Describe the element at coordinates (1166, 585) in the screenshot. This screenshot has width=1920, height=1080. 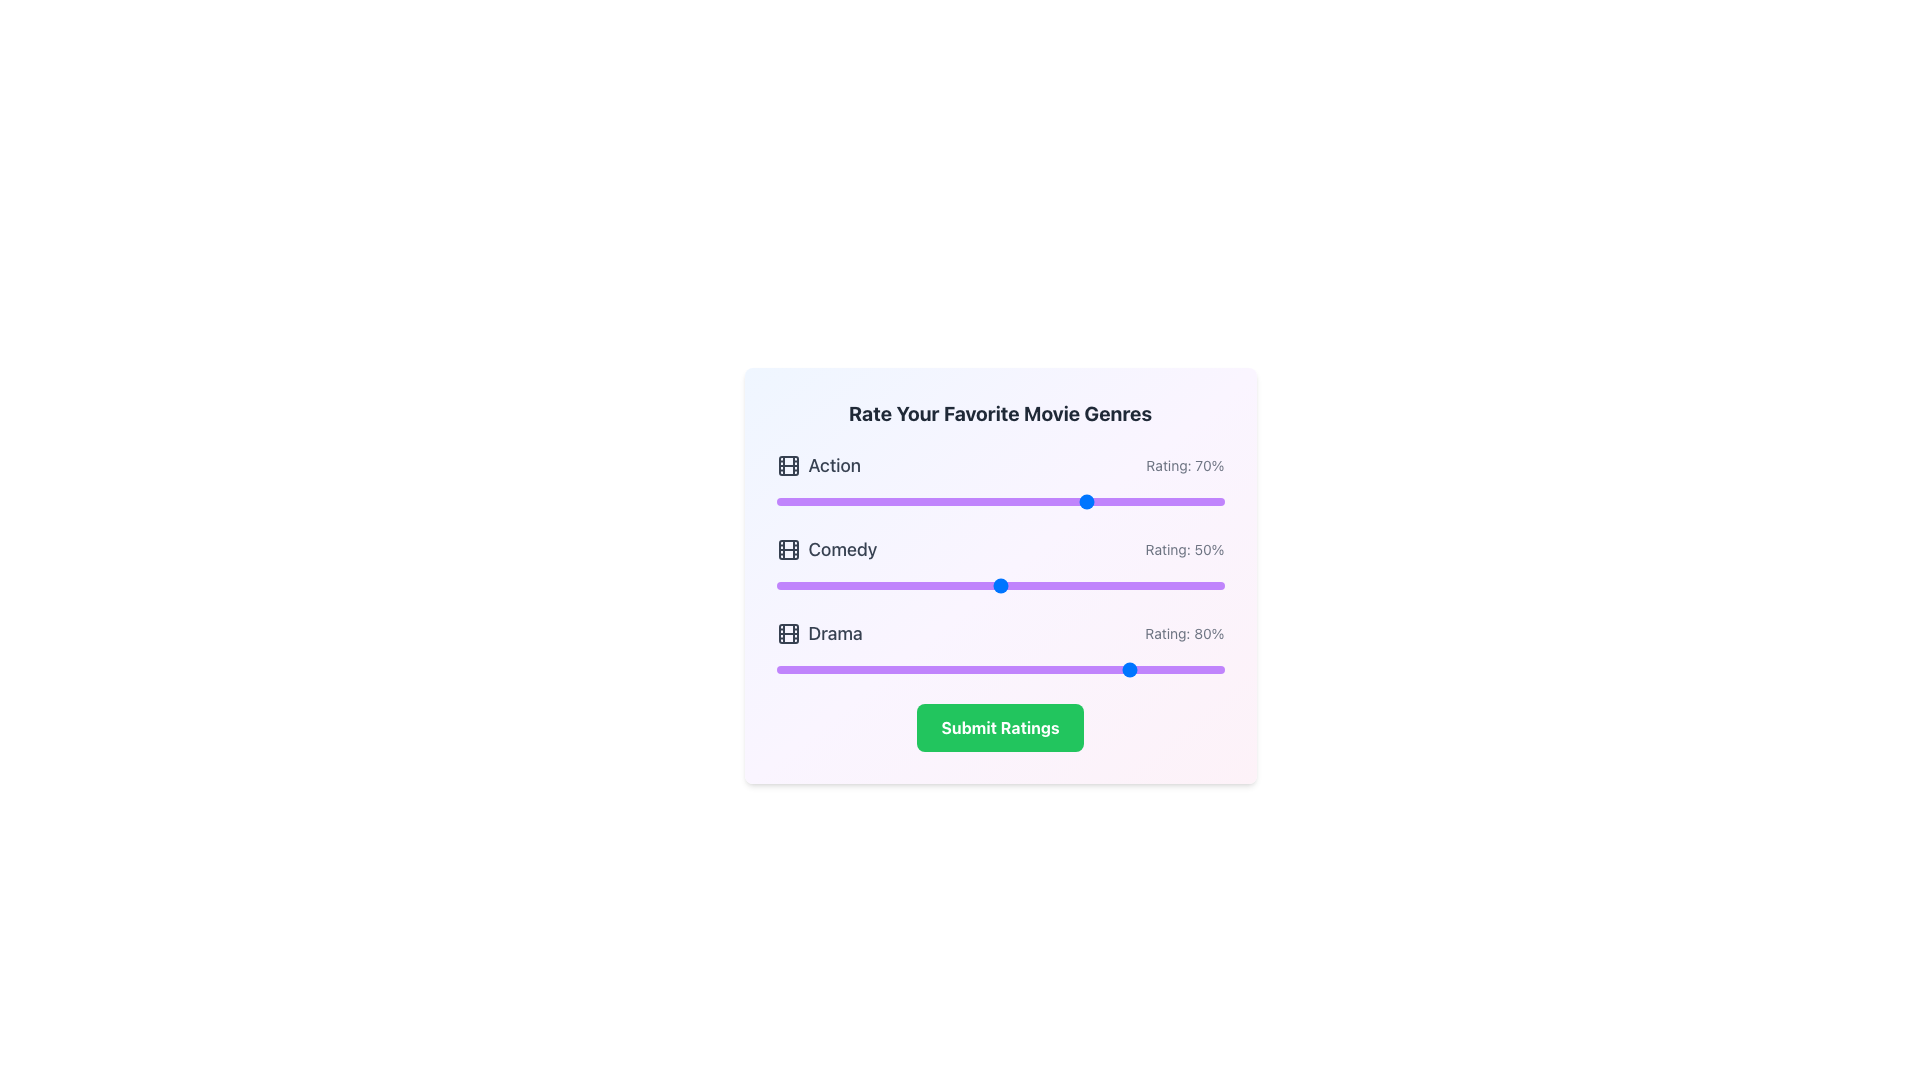
I see `the slider` at that location.